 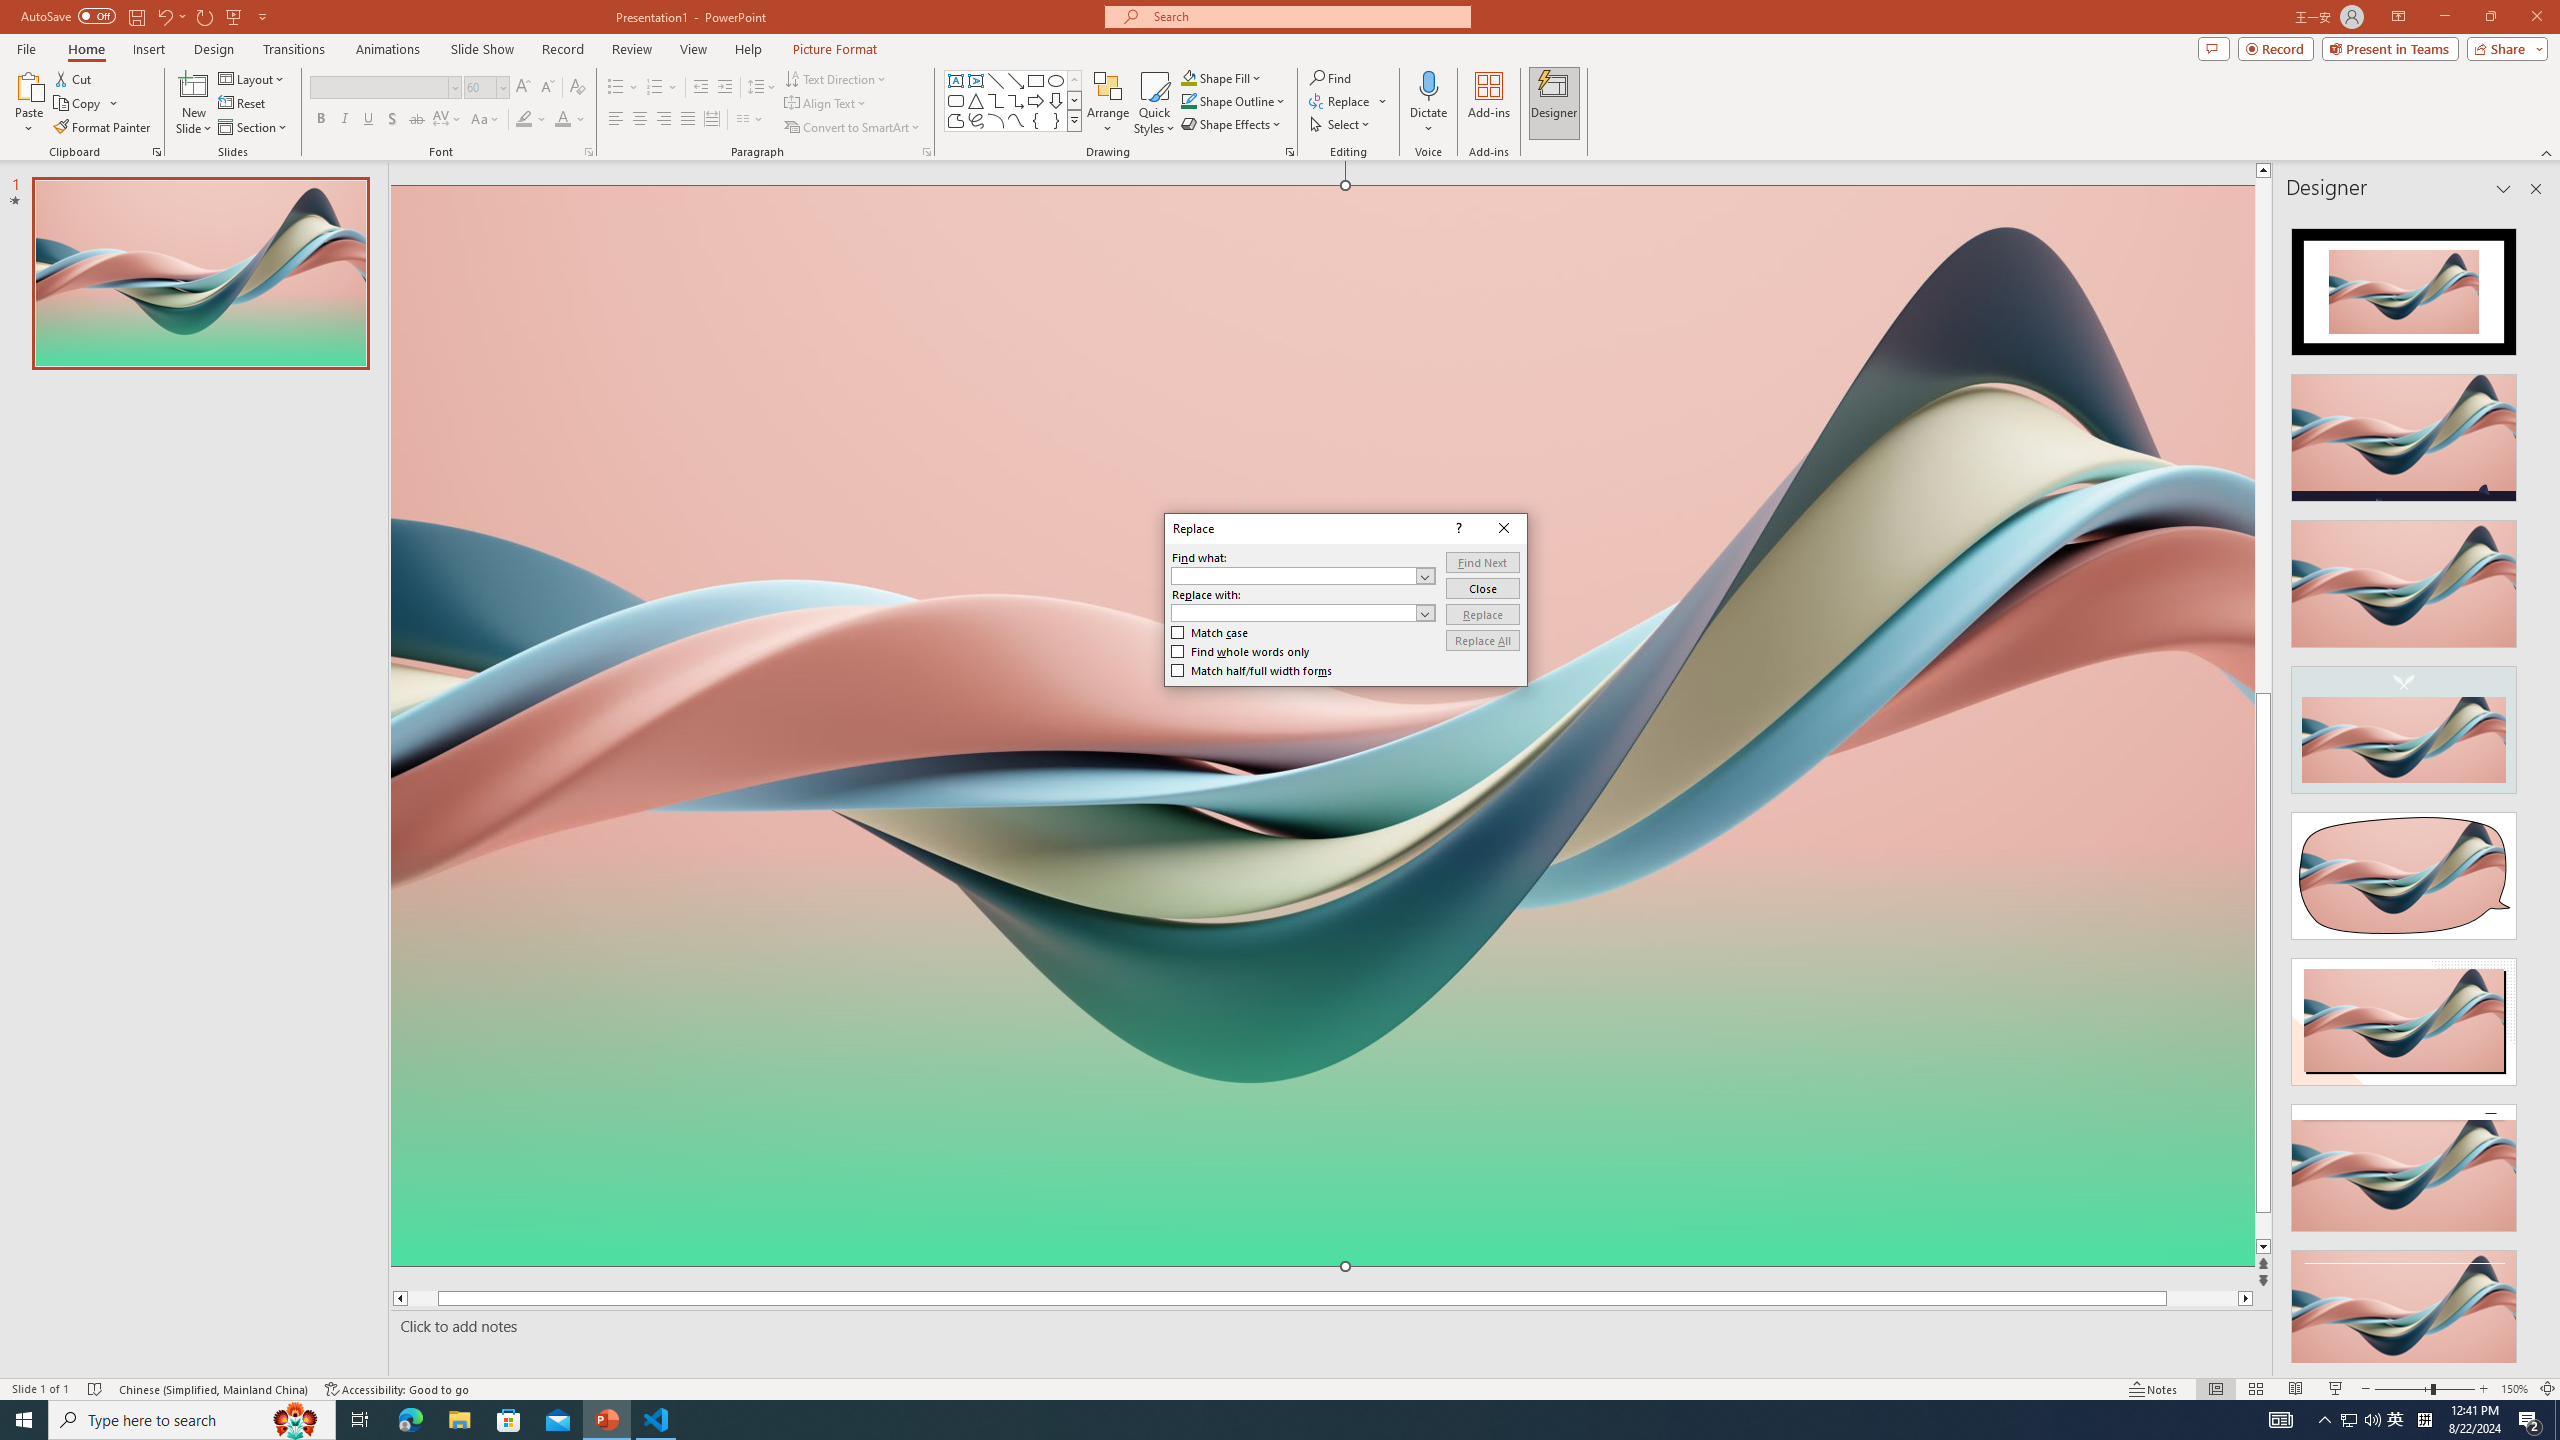 I want to click on 'Recommended Design: Design Idea', so click(x=2402, y=284).